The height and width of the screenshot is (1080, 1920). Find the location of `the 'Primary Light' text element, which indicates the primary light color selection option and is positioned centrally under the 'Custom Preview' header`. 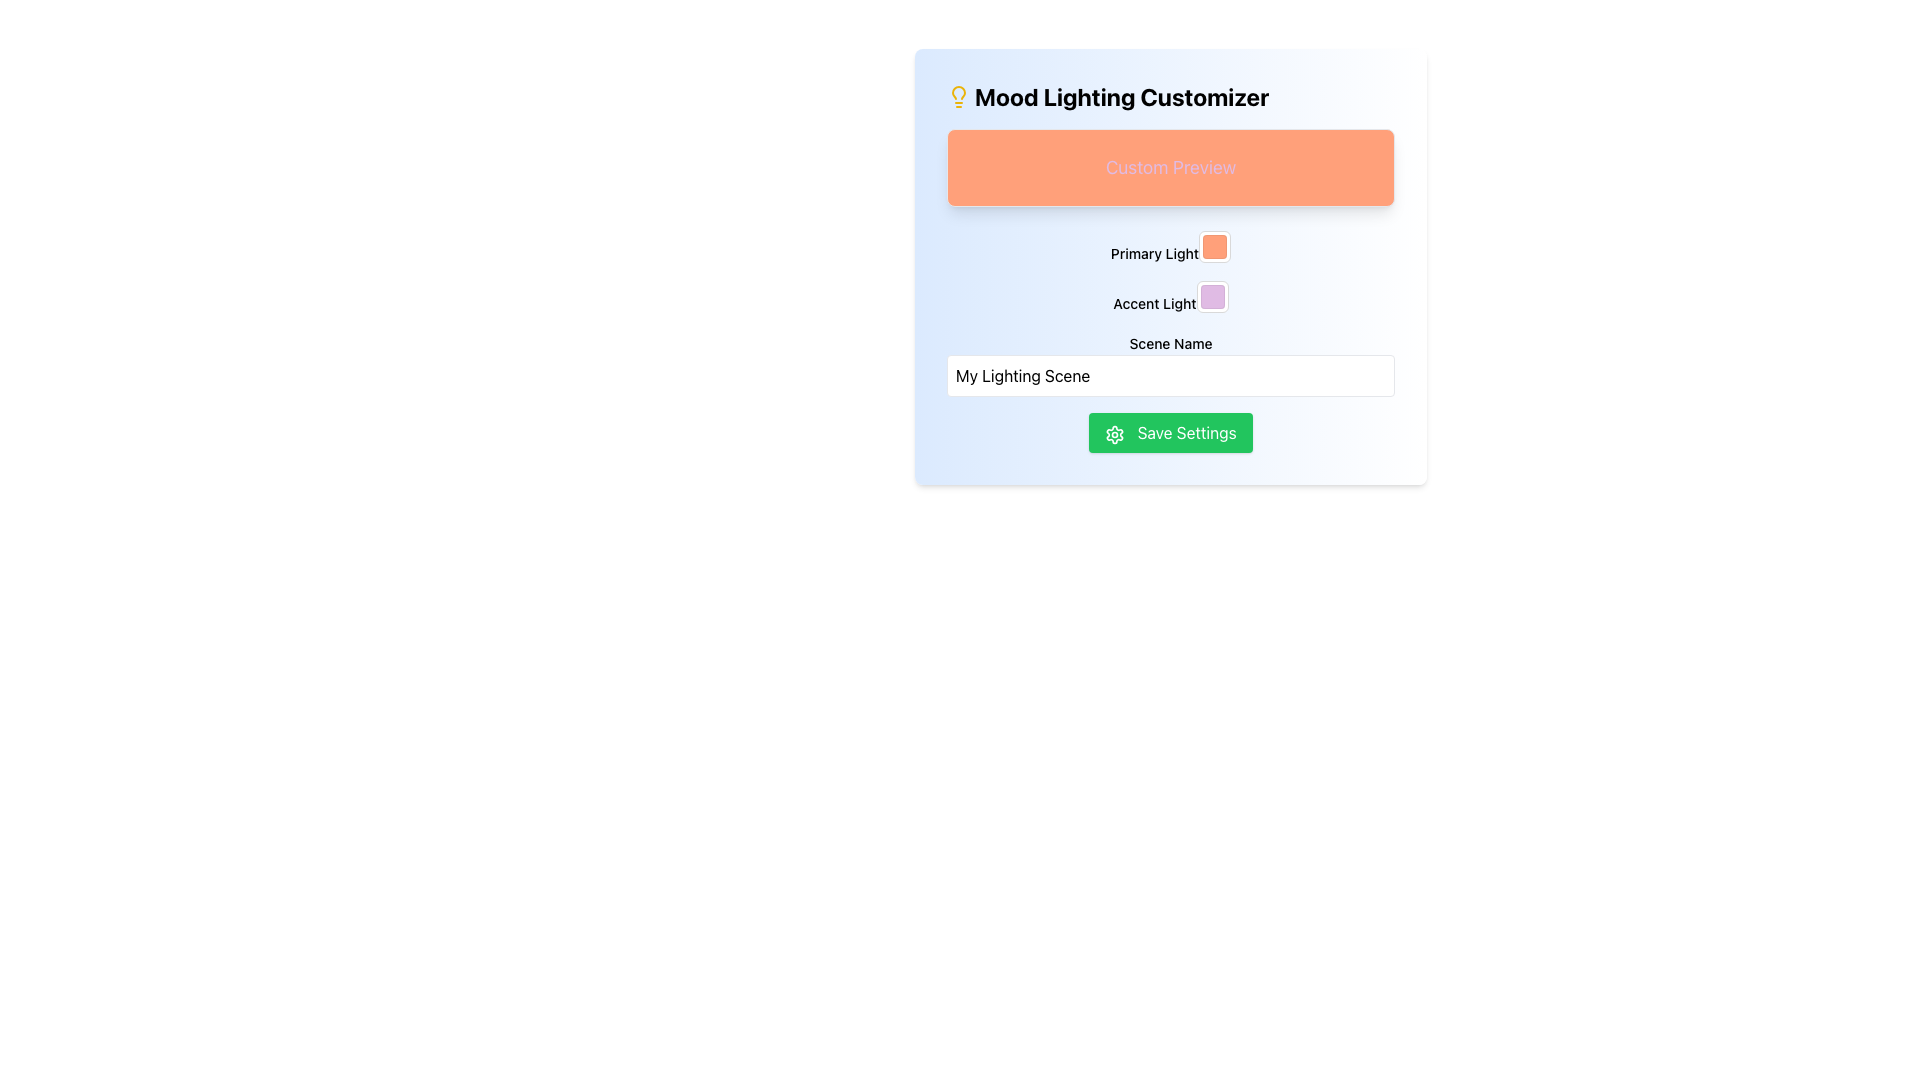

the 'Primary Light' text element, which indicates the primary light color selection option and is positioned centrally under the 'Custom Preview' header is located at coordinates (1155, 252).